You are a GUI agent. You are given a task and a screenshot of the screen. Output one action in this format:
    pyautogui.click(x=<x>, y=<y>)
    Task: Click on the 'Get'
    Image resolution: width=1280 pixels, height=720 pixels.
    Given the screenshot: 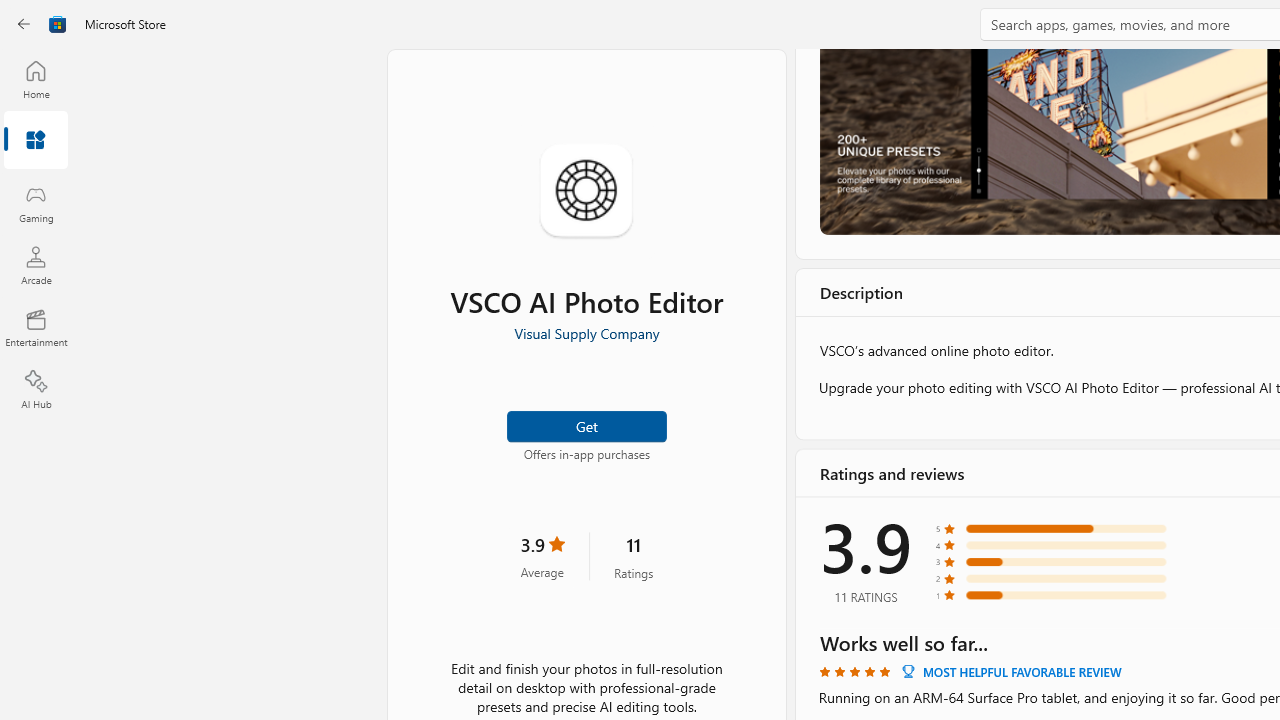 What is the action you would take?
    pyautogui.click(x=585, y=424)
    